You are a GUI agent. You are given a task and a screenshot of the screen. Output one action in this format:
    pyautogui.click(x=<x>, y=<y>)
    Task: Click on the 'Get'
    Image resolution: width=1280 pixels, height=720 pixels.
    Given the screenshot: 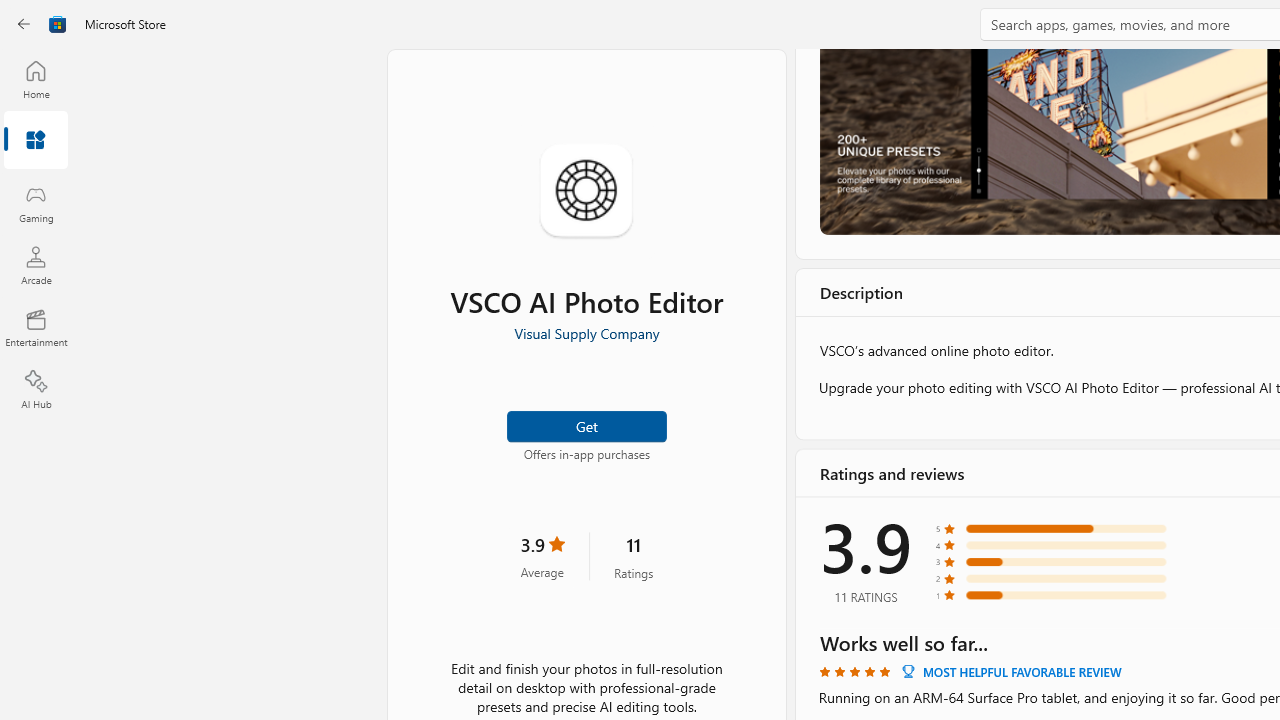 What is the action you would take?
    pyautogui.click(x=585, y=424)
    